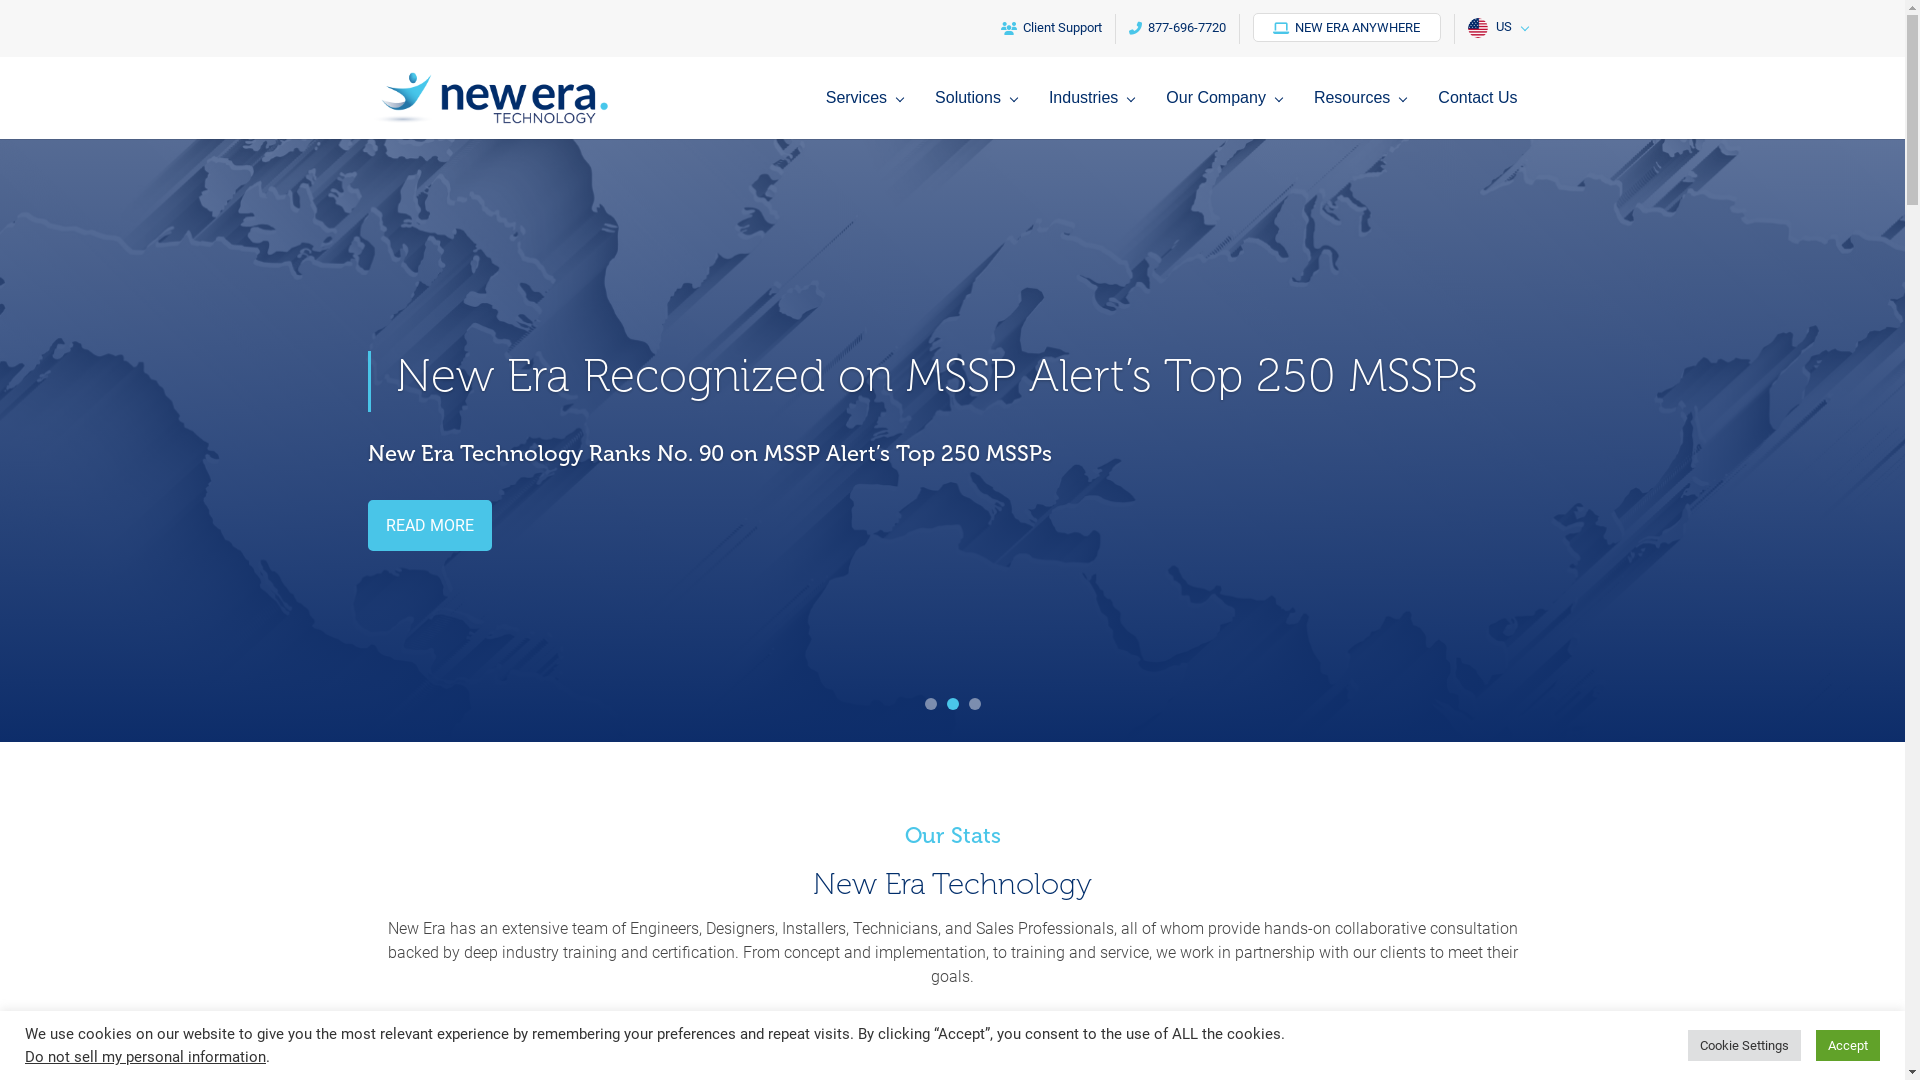 The height and width of the screenshot is (1080, 1920). I want to click on 'Contact Us', so click(1477, 114).